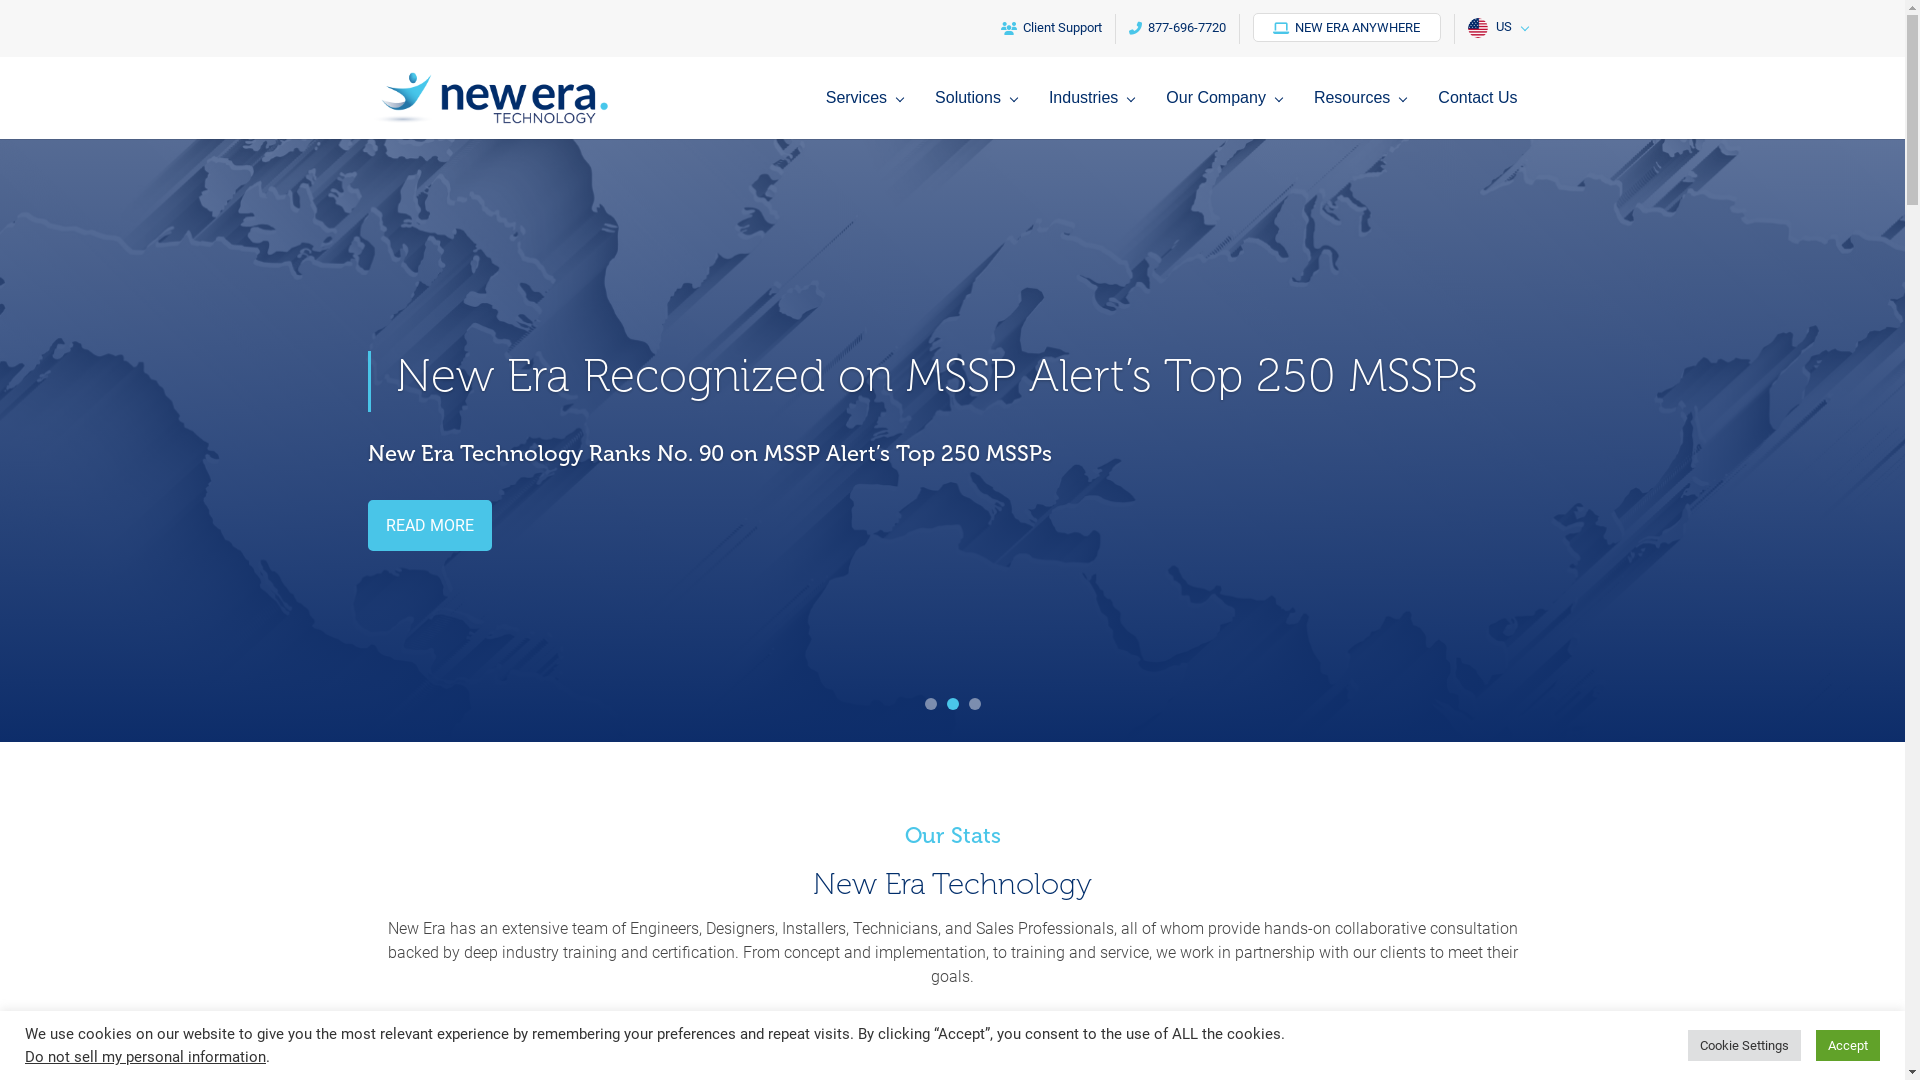 The height and width of the screenshot is (1080, 1920). I want to click on 'Contact Us', so click(1477, 114).